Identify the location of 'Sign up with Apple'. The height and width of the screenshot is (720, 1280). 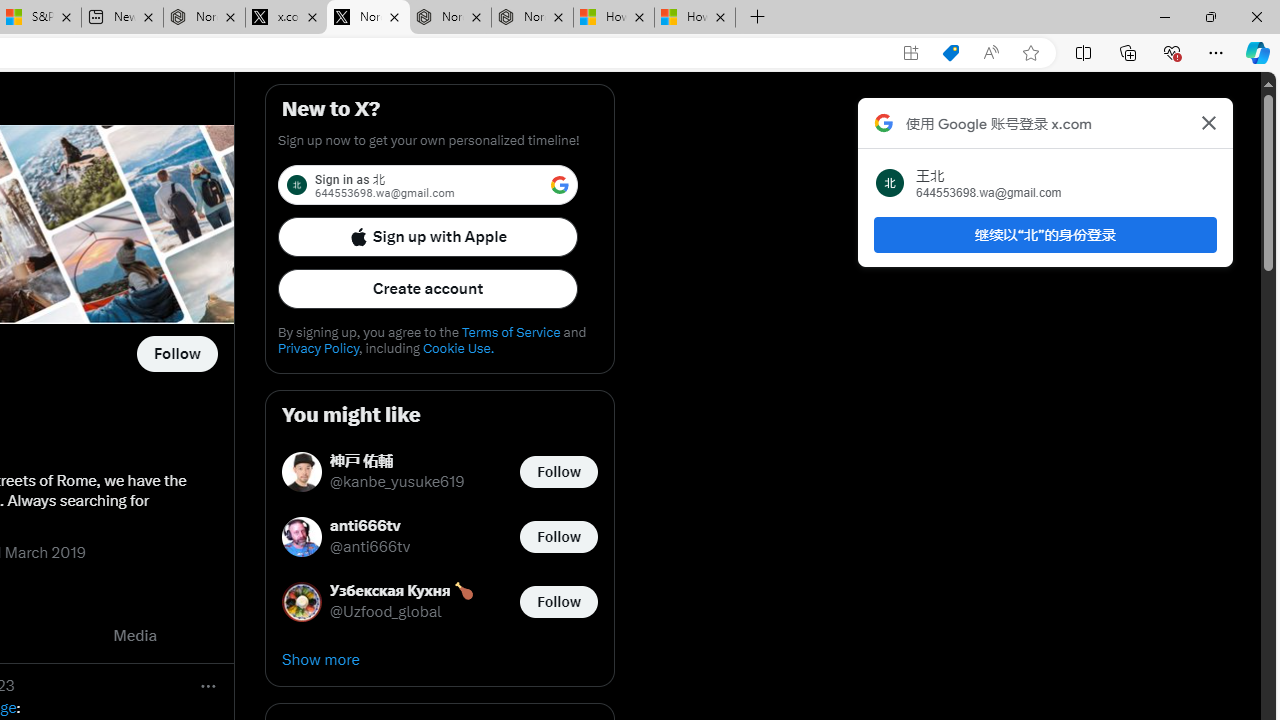
(427, 235).